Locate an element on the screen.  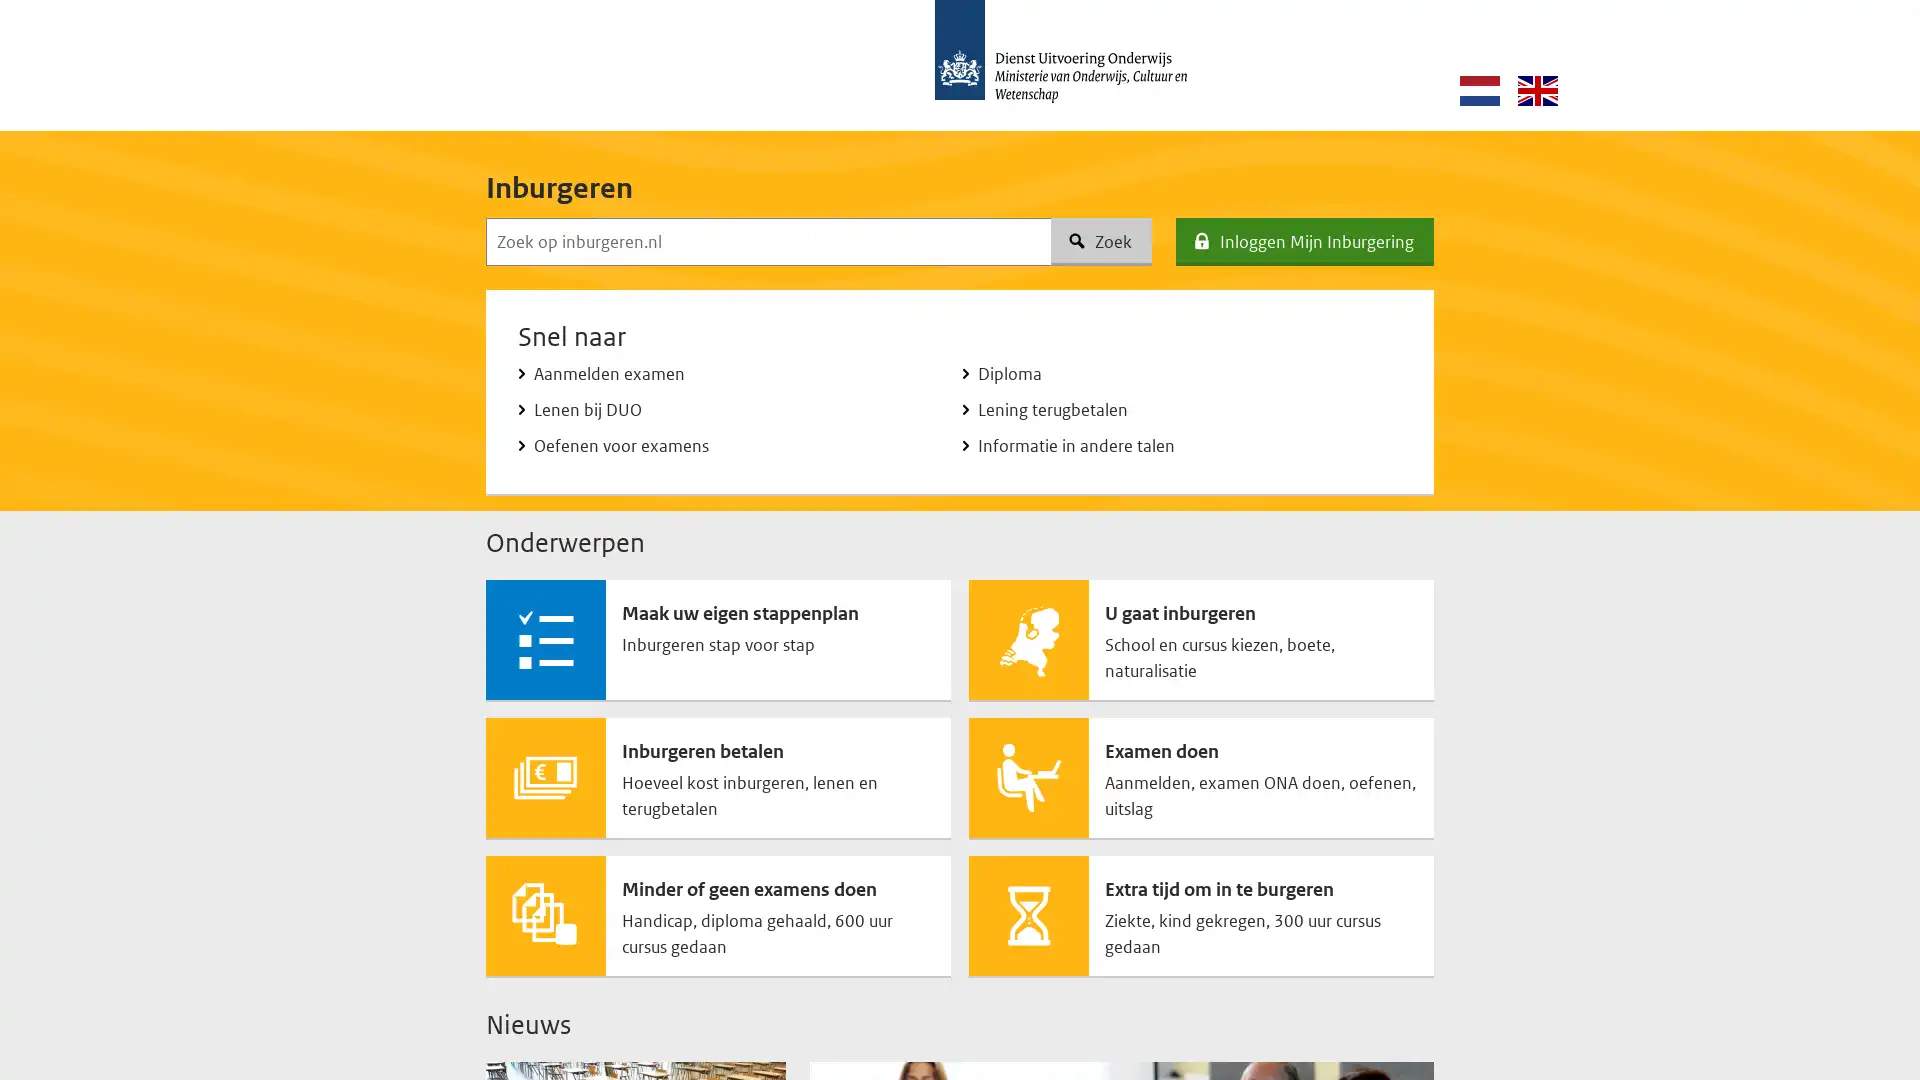
Zoek is located at coordinates (1100, 241).